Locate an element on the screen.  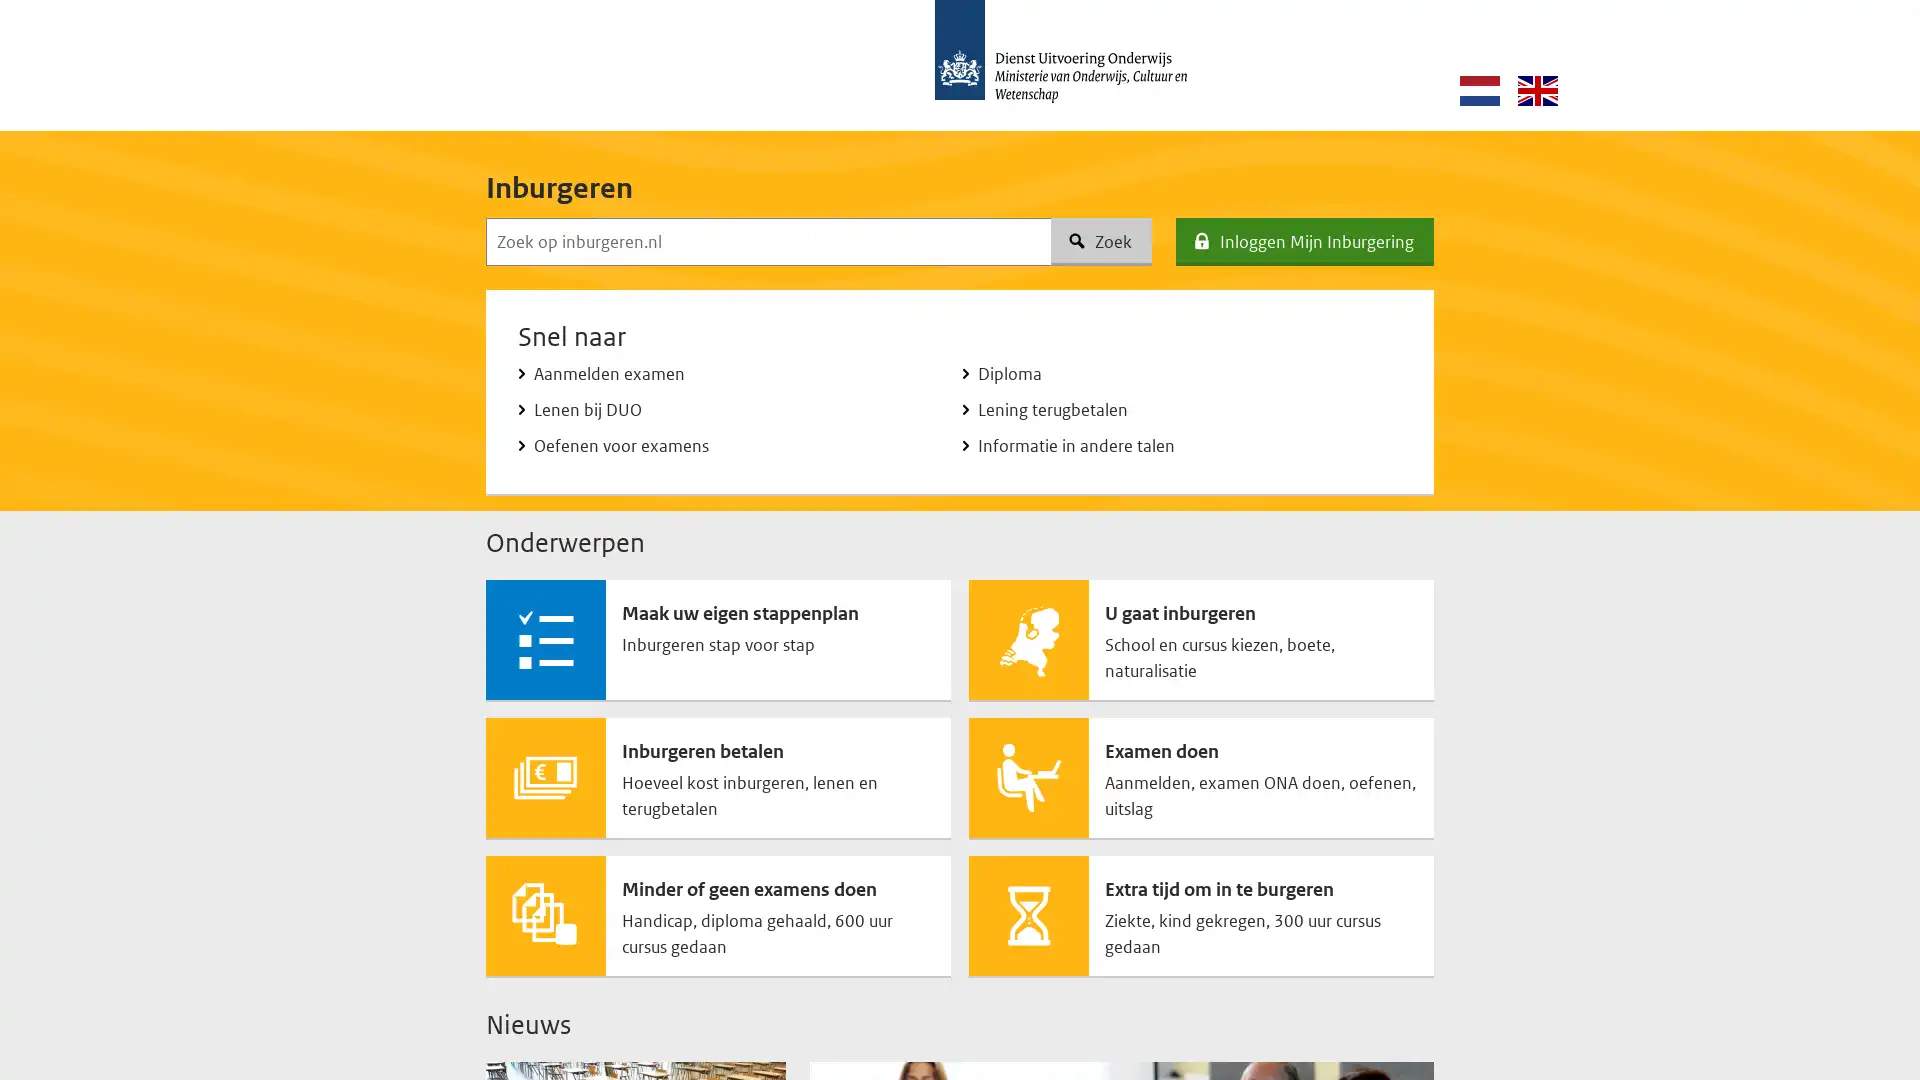
Zoek is located at coordinates (1100, 241).